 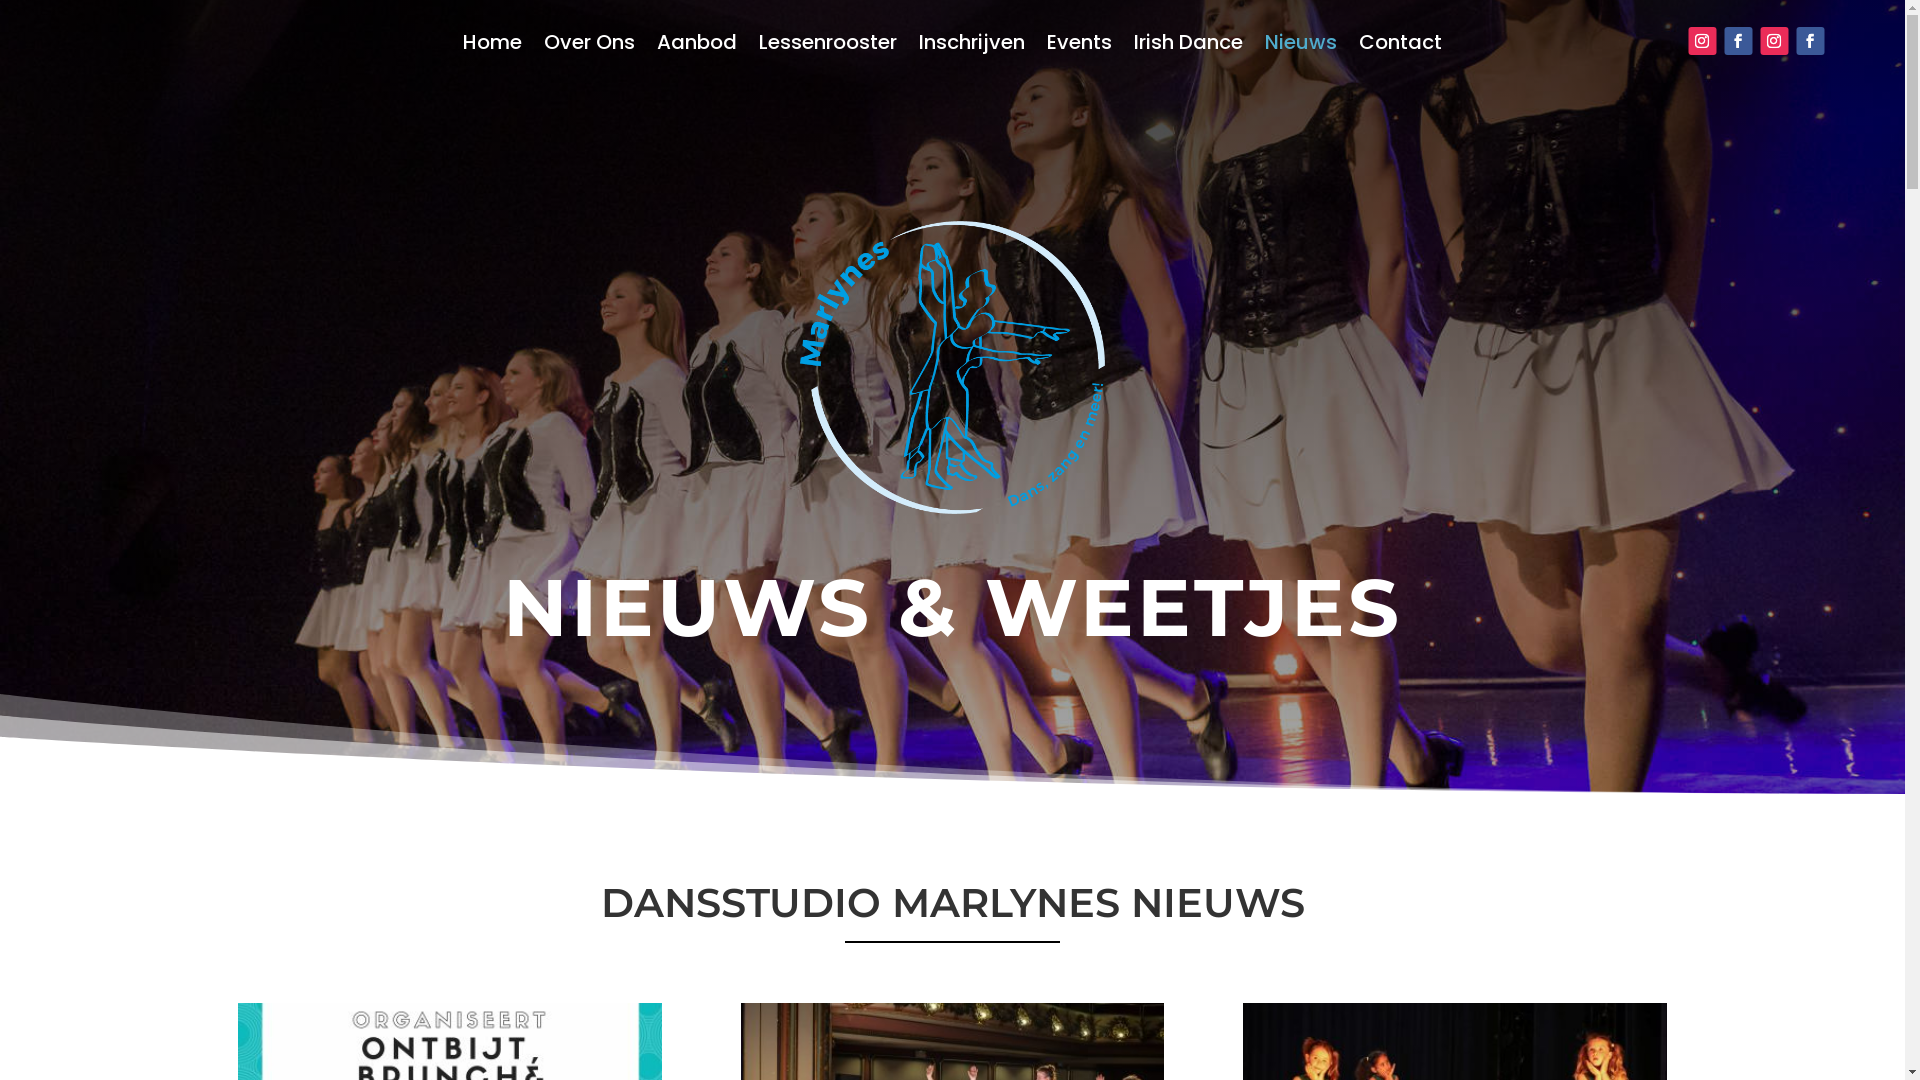 I want to click on '2021_Marlynes_logo_def_socialemedia-website', so click(x=951, y=367).